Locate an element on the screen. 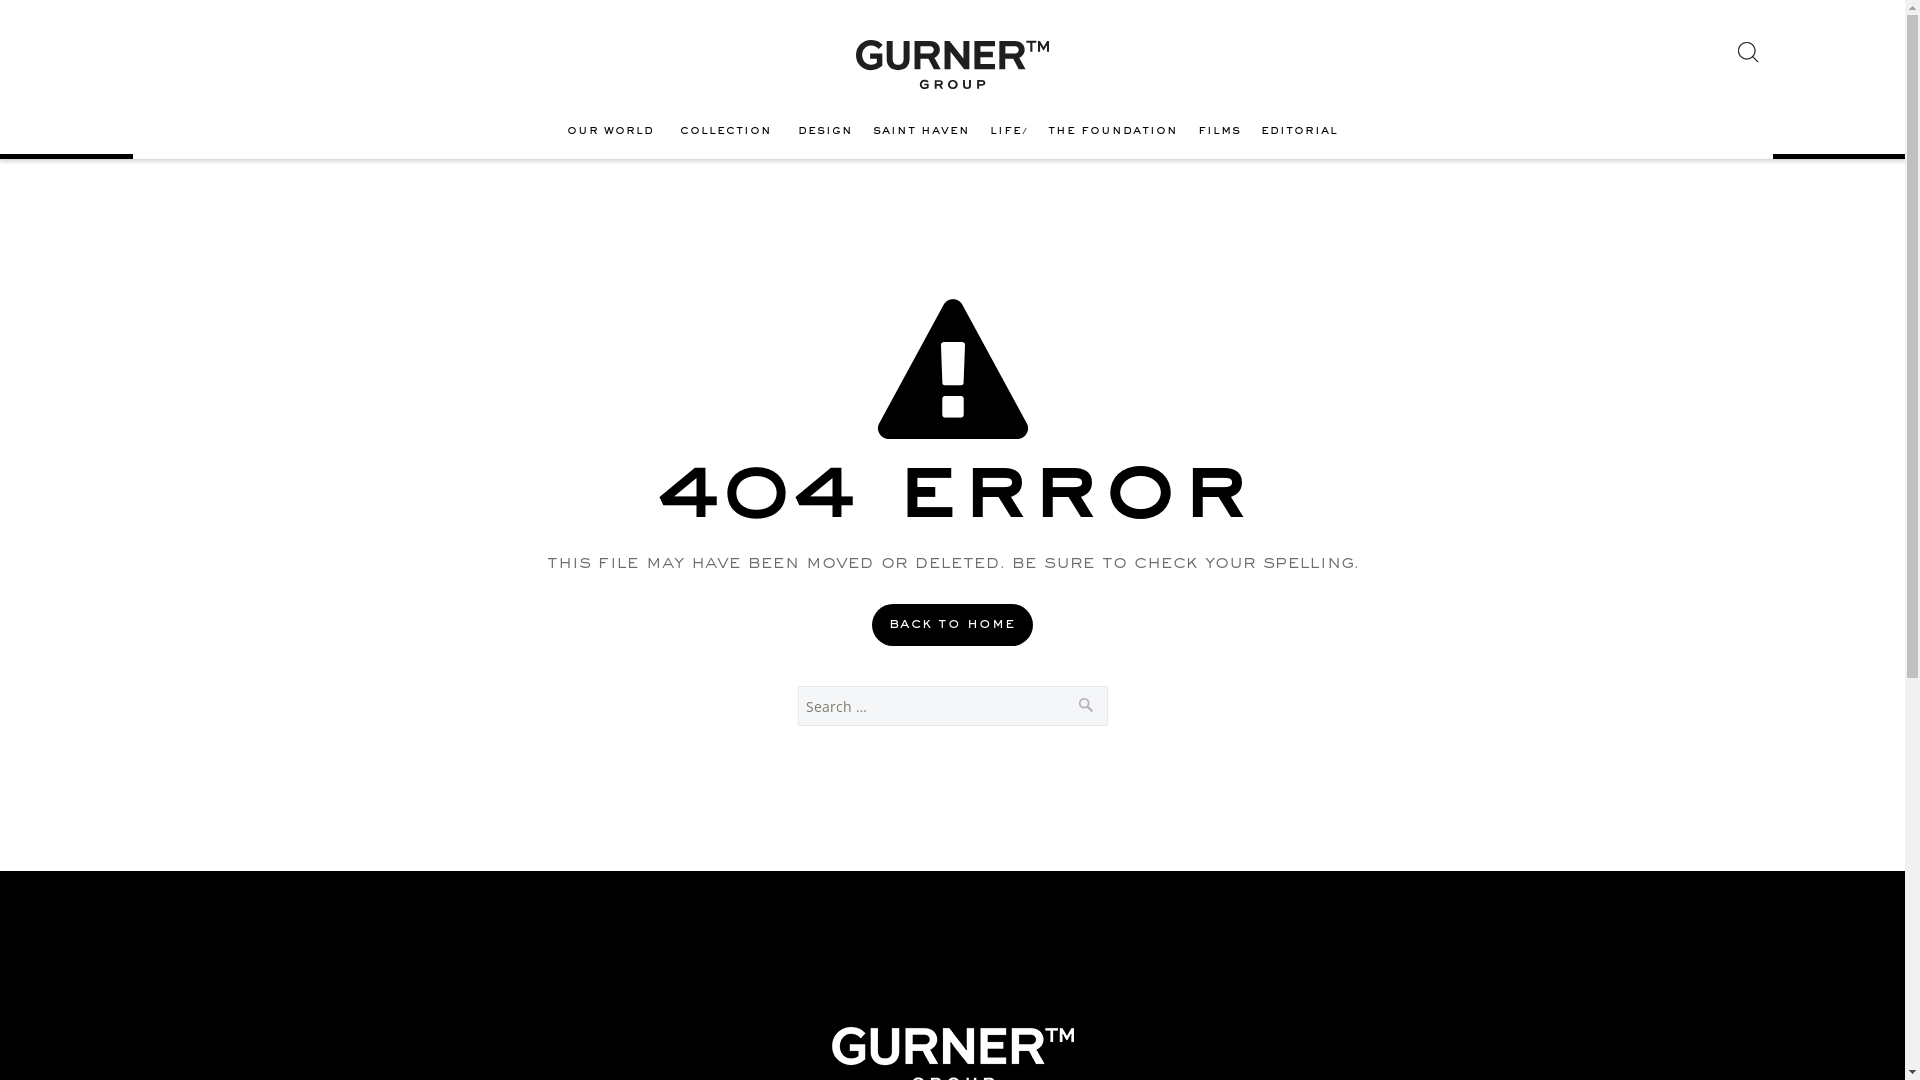 The height and width of the screenshot is (1080, 1920). 'LIFE/' is located at coordinates (1008, 131).